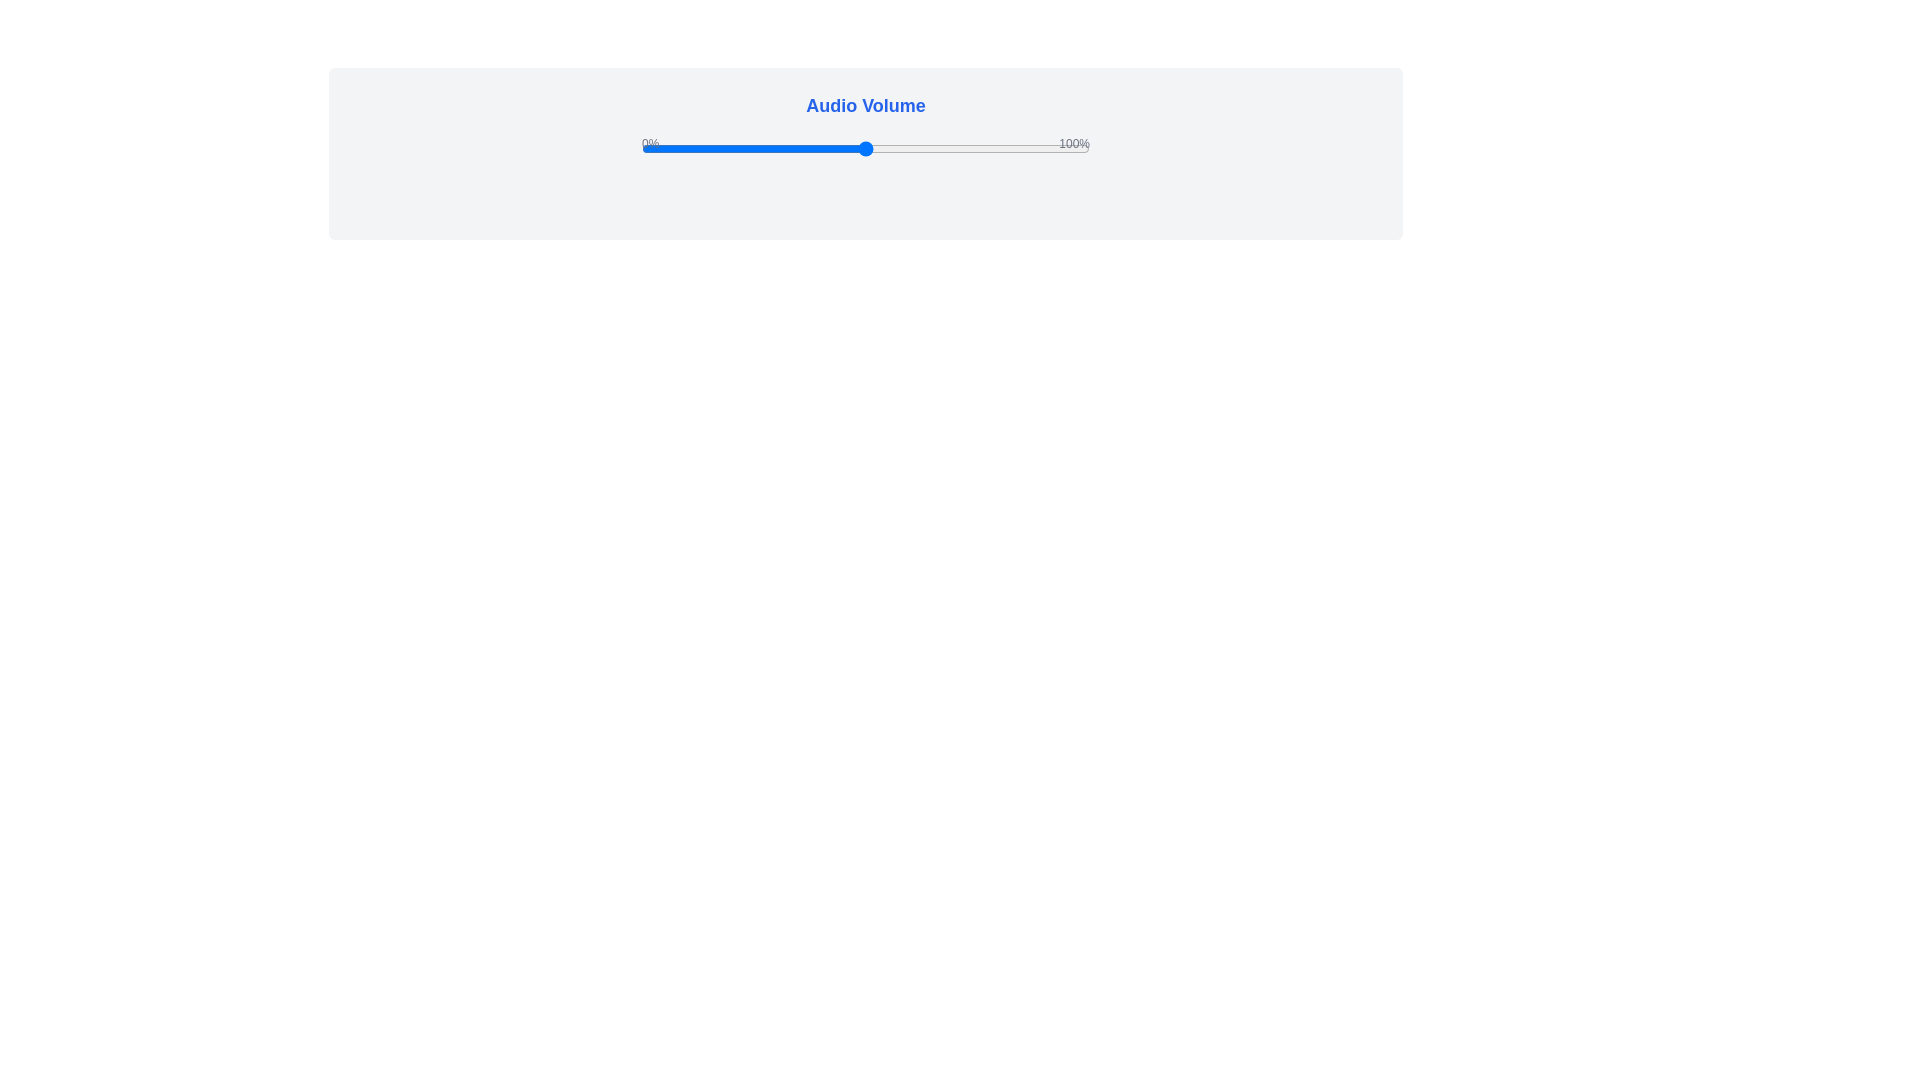  Describe the element at coordinates (941, 148) in the screenshot. I see `the audio volume` at that location.